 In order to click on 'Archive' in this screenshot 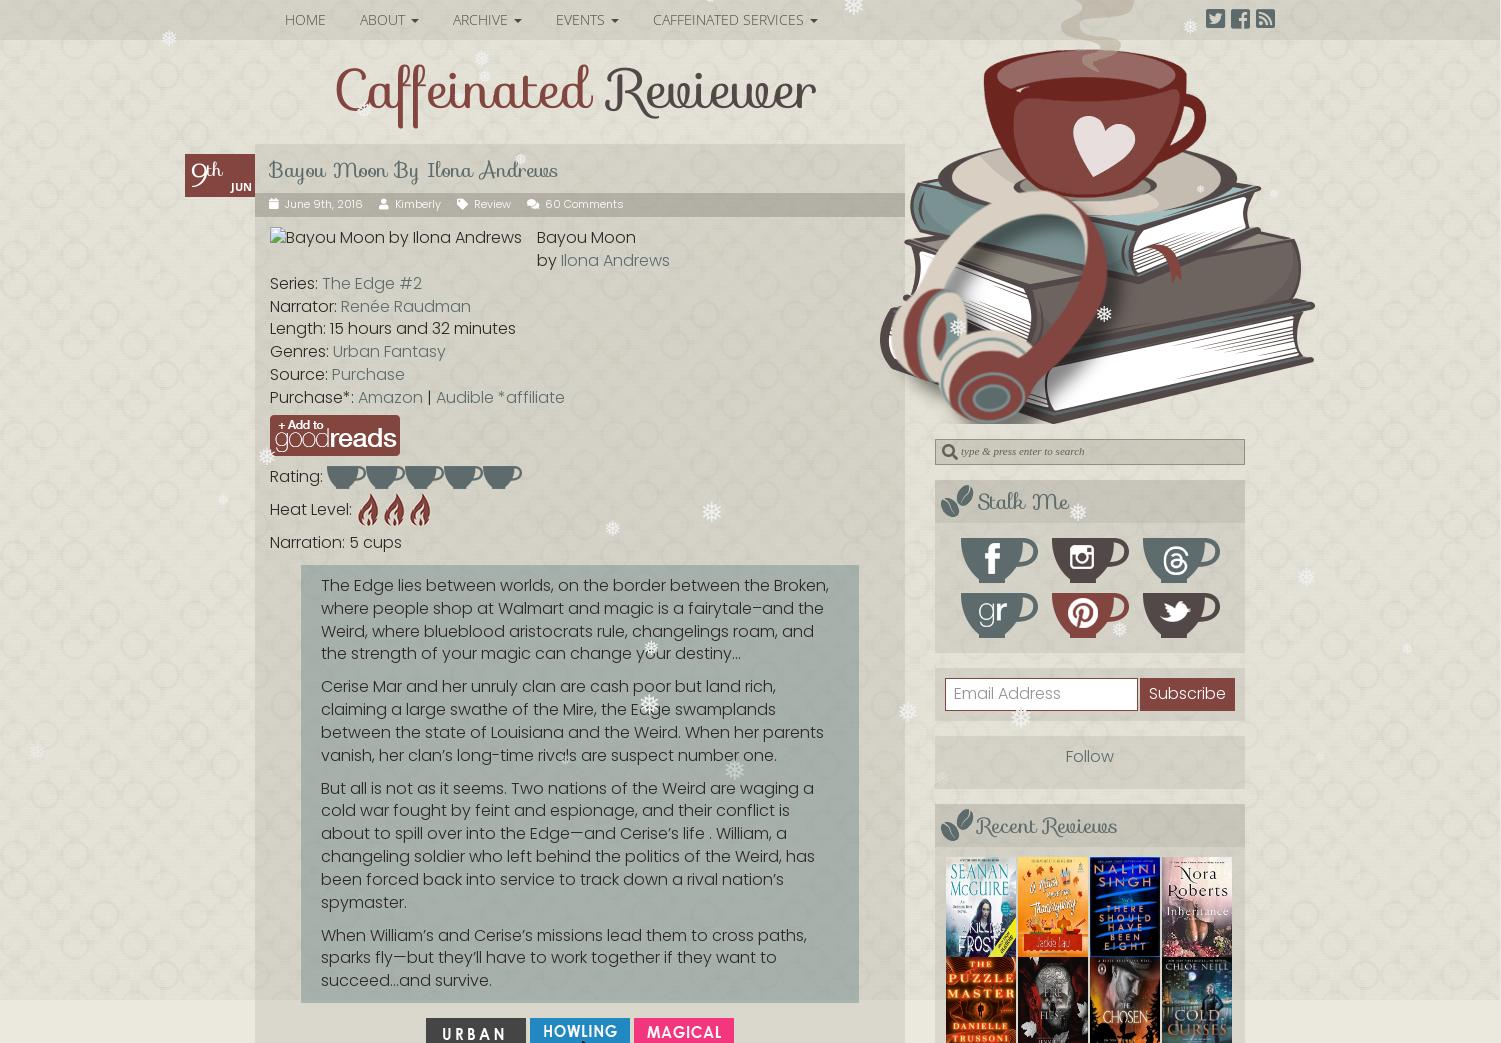, I will do `click(481, 18)`.